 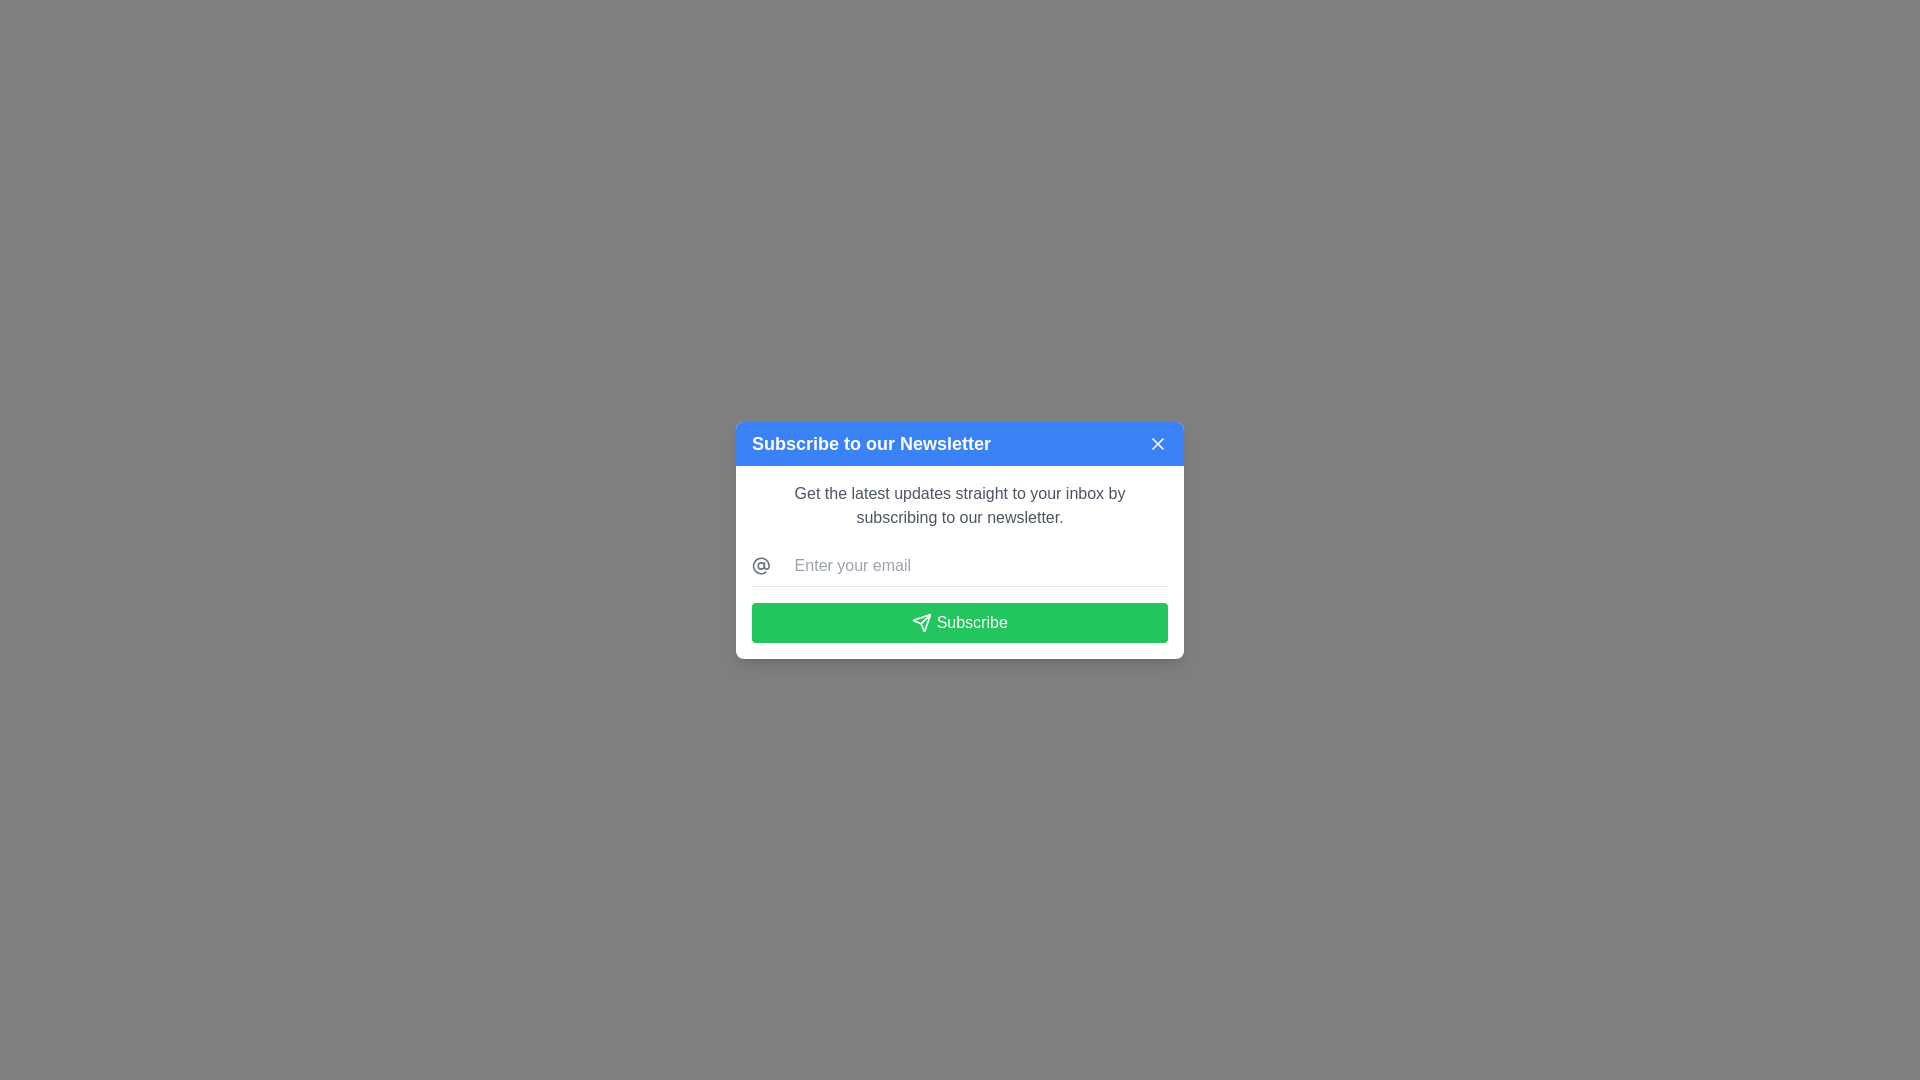 I want to click on the text label or heading located at the top left of the blue header section within the newsletter subscription popup, so click(x=871, y=442).